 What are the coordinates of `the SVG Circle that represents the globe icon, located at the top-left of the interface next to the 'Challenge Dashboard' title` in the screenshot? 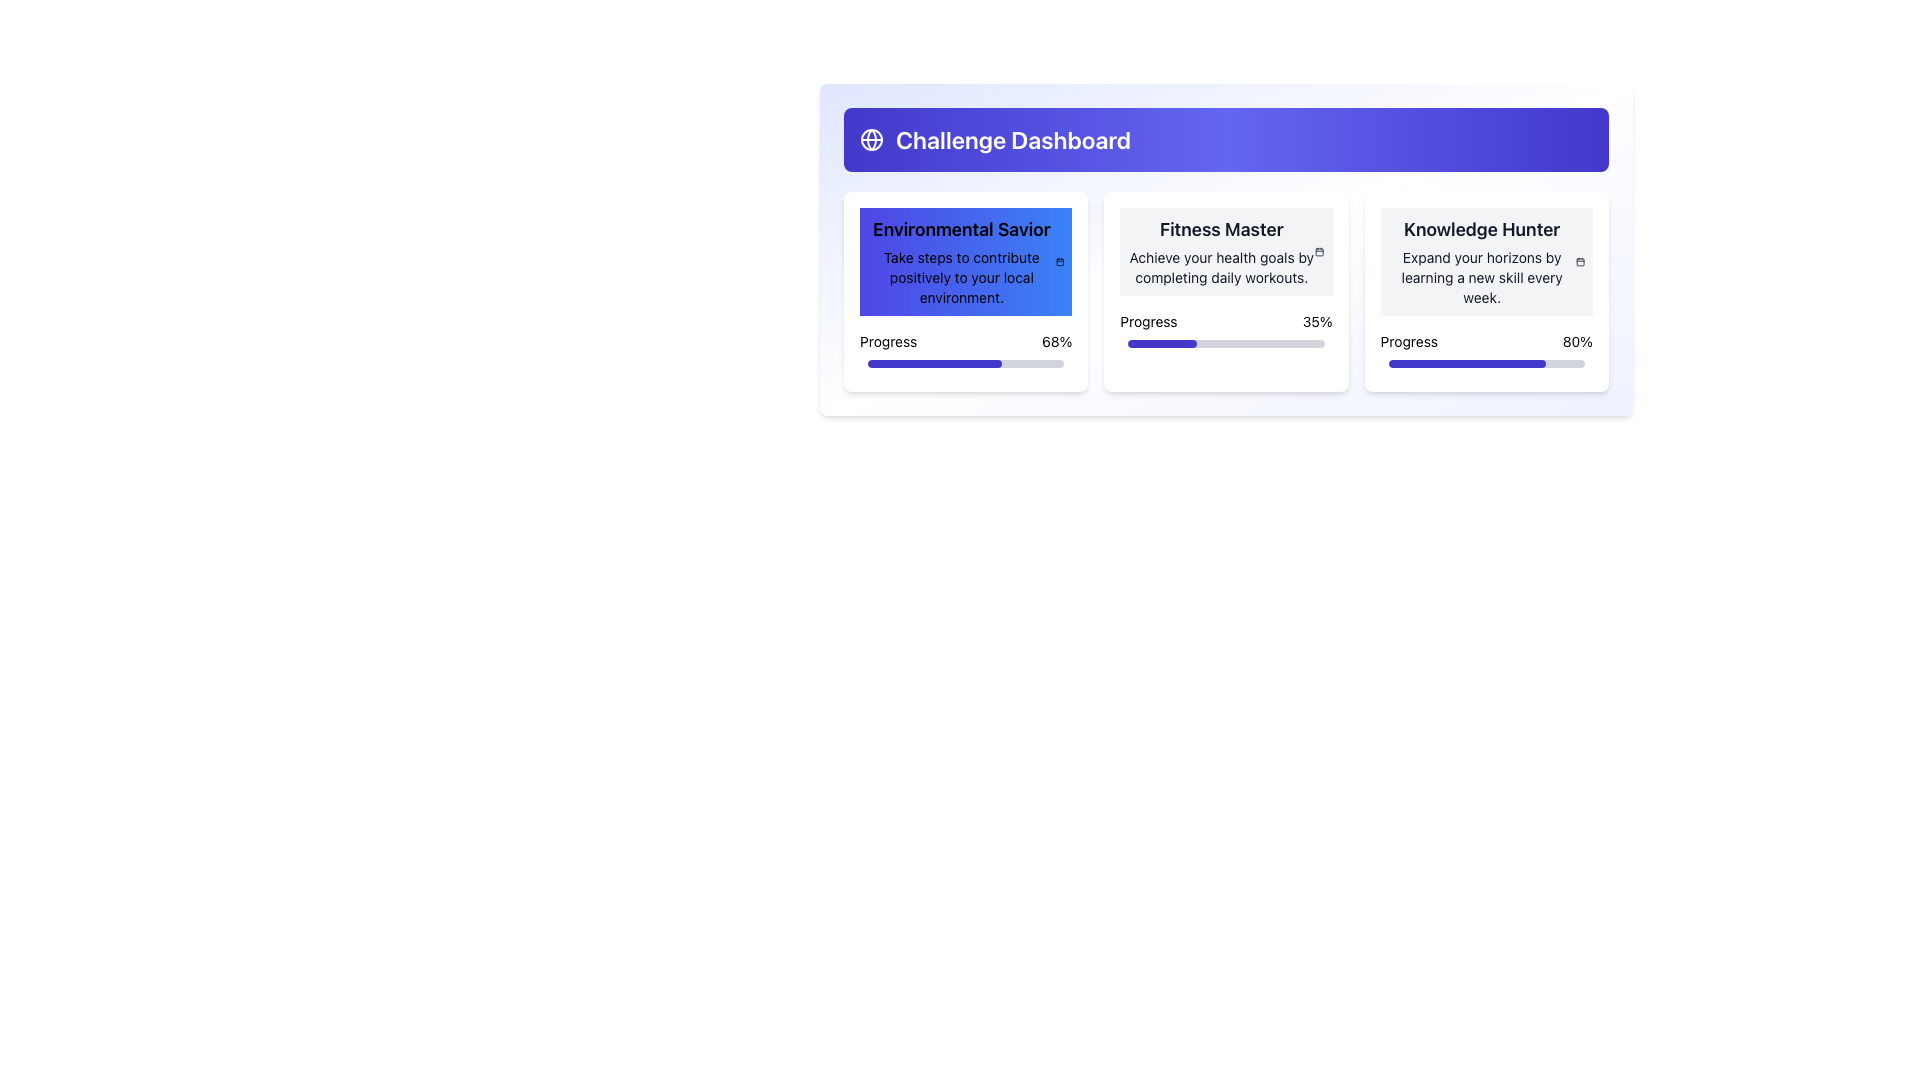 It's located at (872, 138).